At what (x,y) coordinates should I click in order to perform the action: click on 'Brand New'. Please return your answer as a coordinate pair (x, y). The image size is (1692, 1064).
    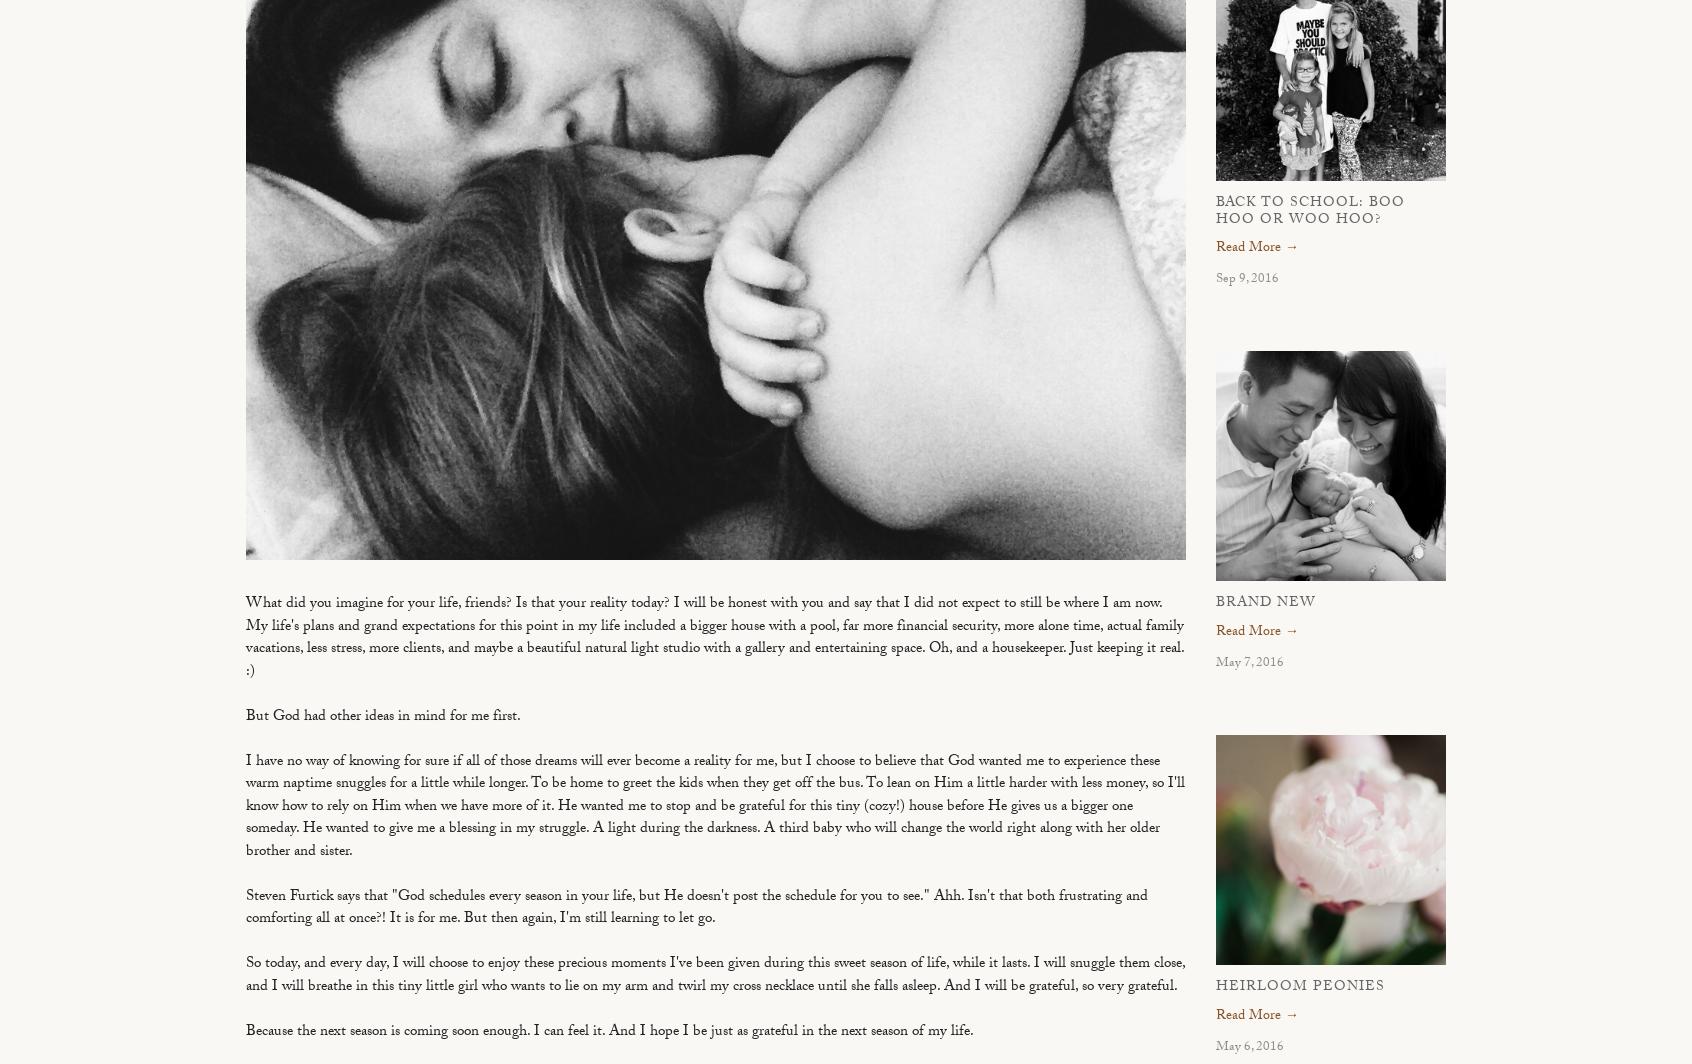
    Looking at the image, I should click on (1265, 604).